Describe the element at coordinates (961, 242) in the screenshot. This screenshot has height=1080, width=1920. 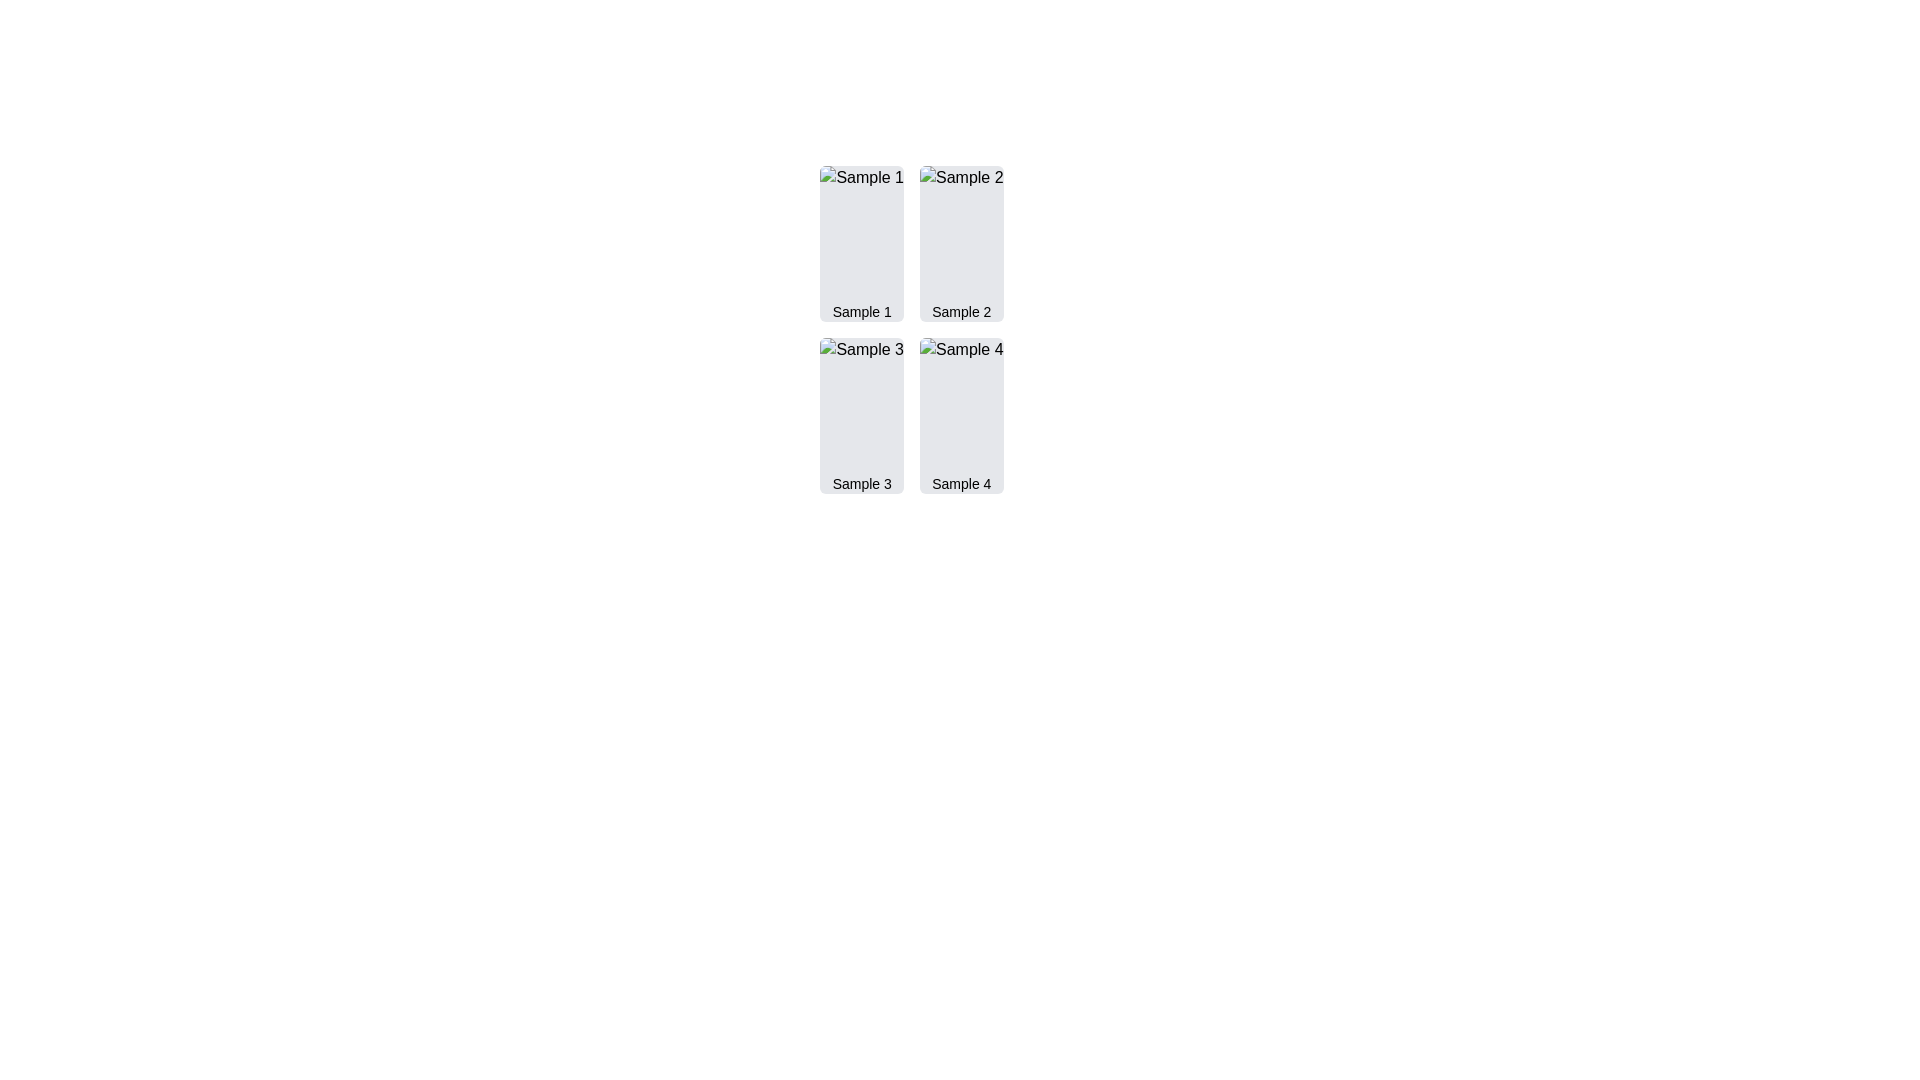
I see `the second visual card in the grid layout` at that location.